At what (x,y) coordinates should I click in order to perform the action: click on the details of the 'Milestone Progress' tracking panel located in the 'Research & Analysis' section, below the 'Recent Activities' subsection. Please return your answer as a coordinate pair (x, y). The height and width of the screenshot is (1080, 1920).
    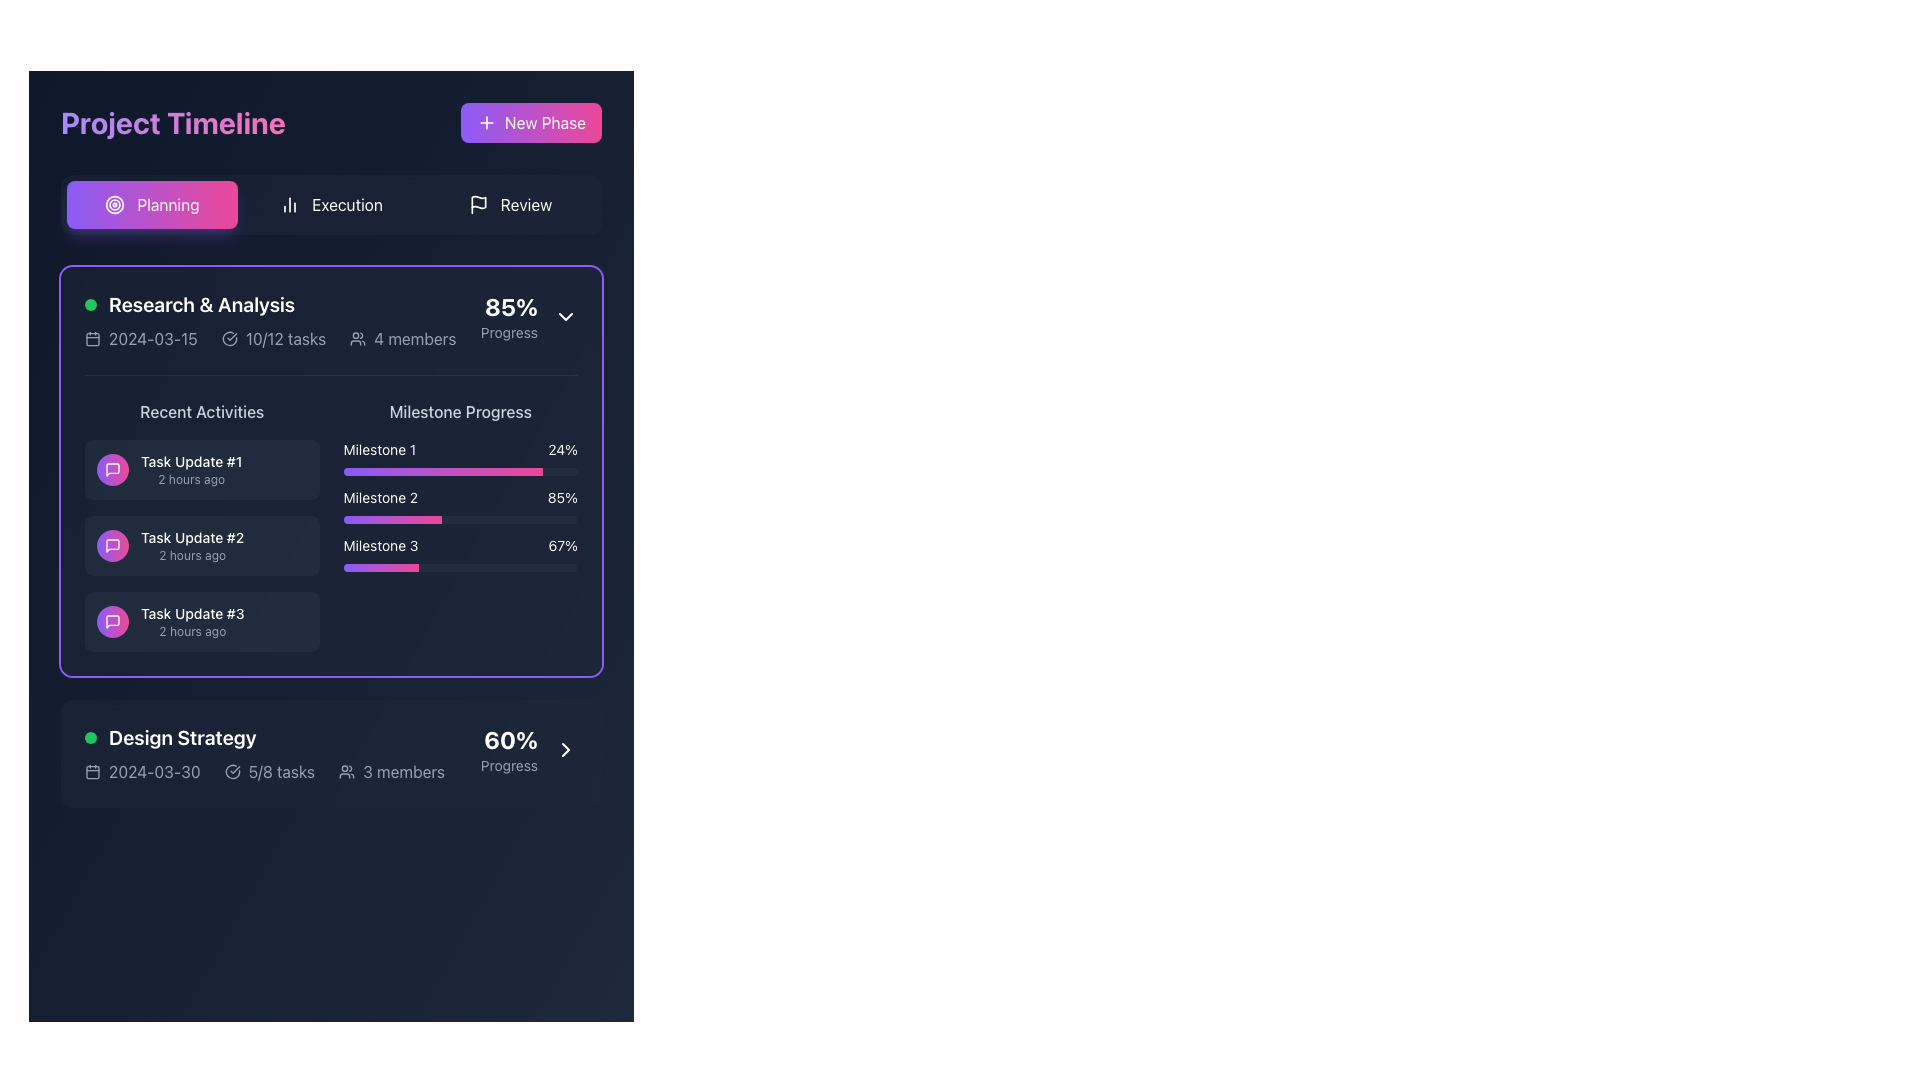
    Looking at the image, I should click on (459, 524).